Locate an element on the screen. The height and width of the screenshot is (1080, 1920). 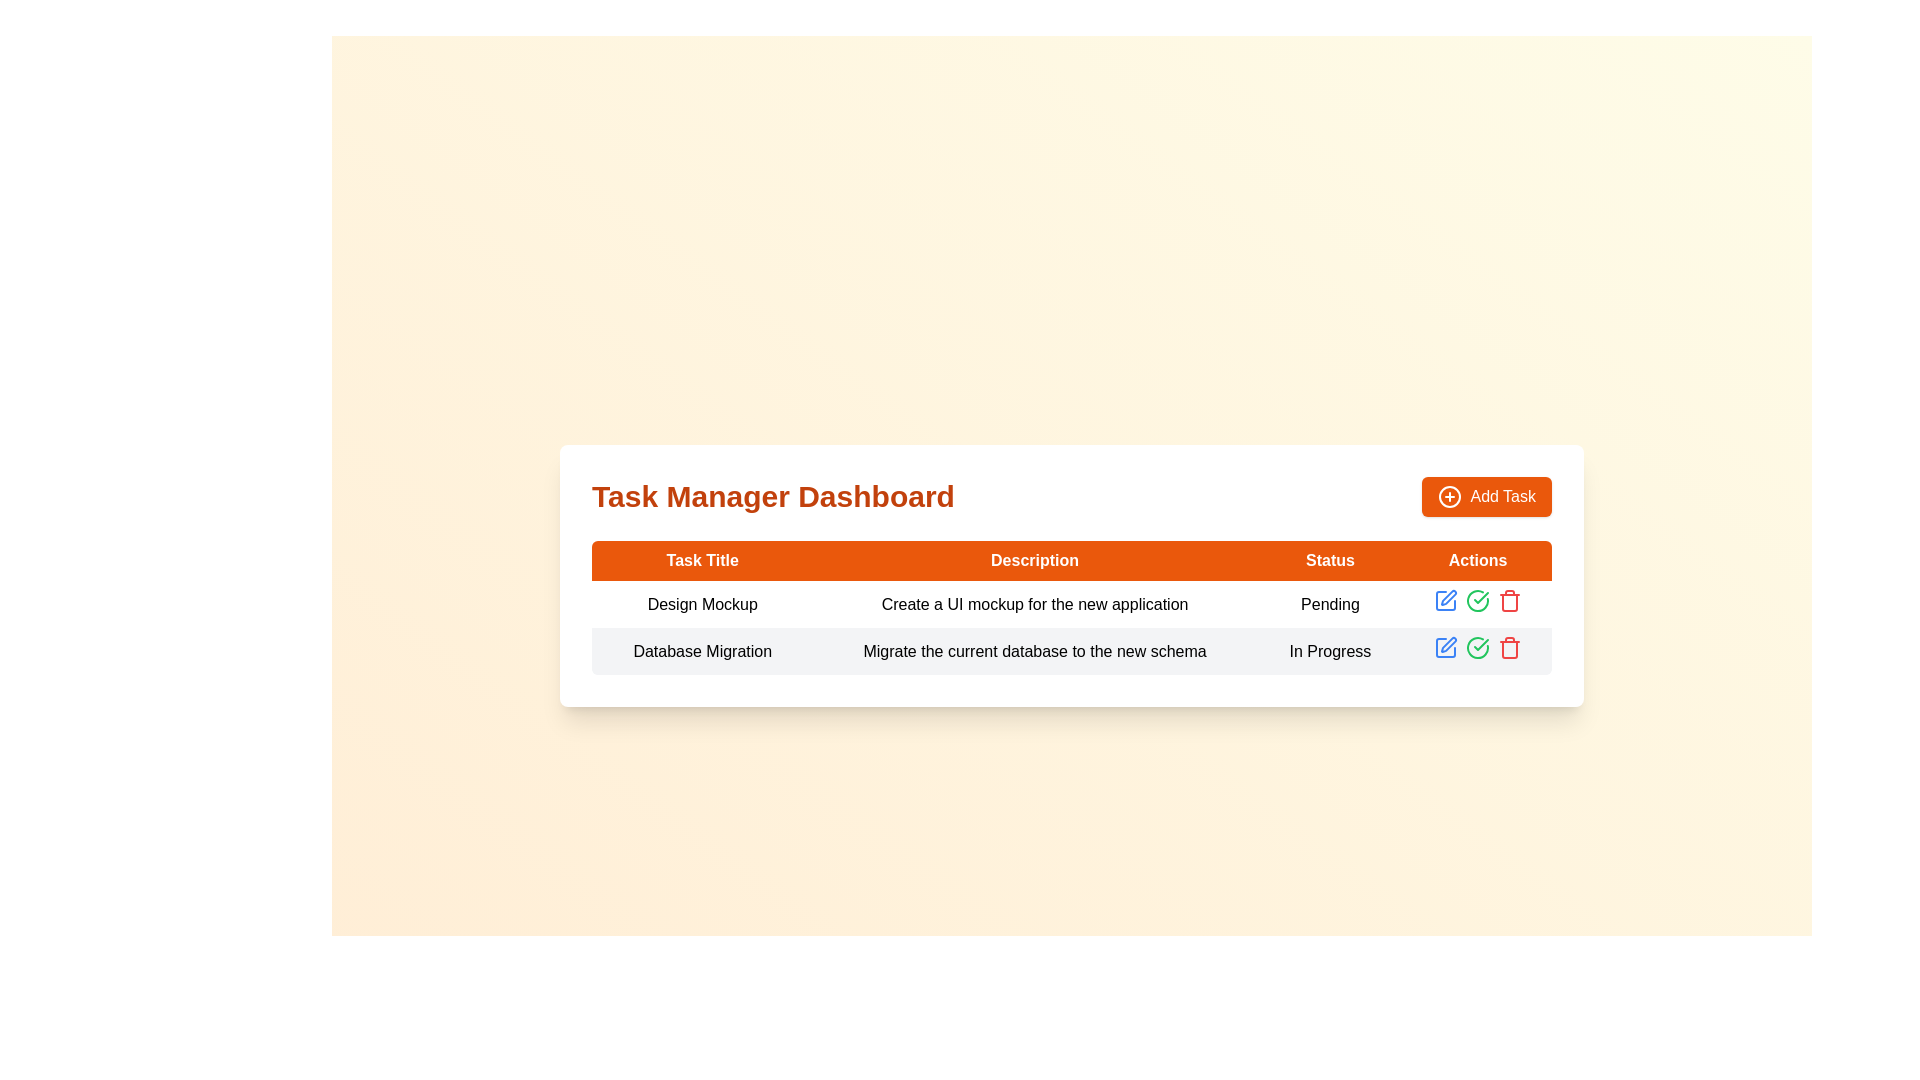
the header label for 'Task Title', which is the first column header in the task list table is located at coordinates (702, 560).